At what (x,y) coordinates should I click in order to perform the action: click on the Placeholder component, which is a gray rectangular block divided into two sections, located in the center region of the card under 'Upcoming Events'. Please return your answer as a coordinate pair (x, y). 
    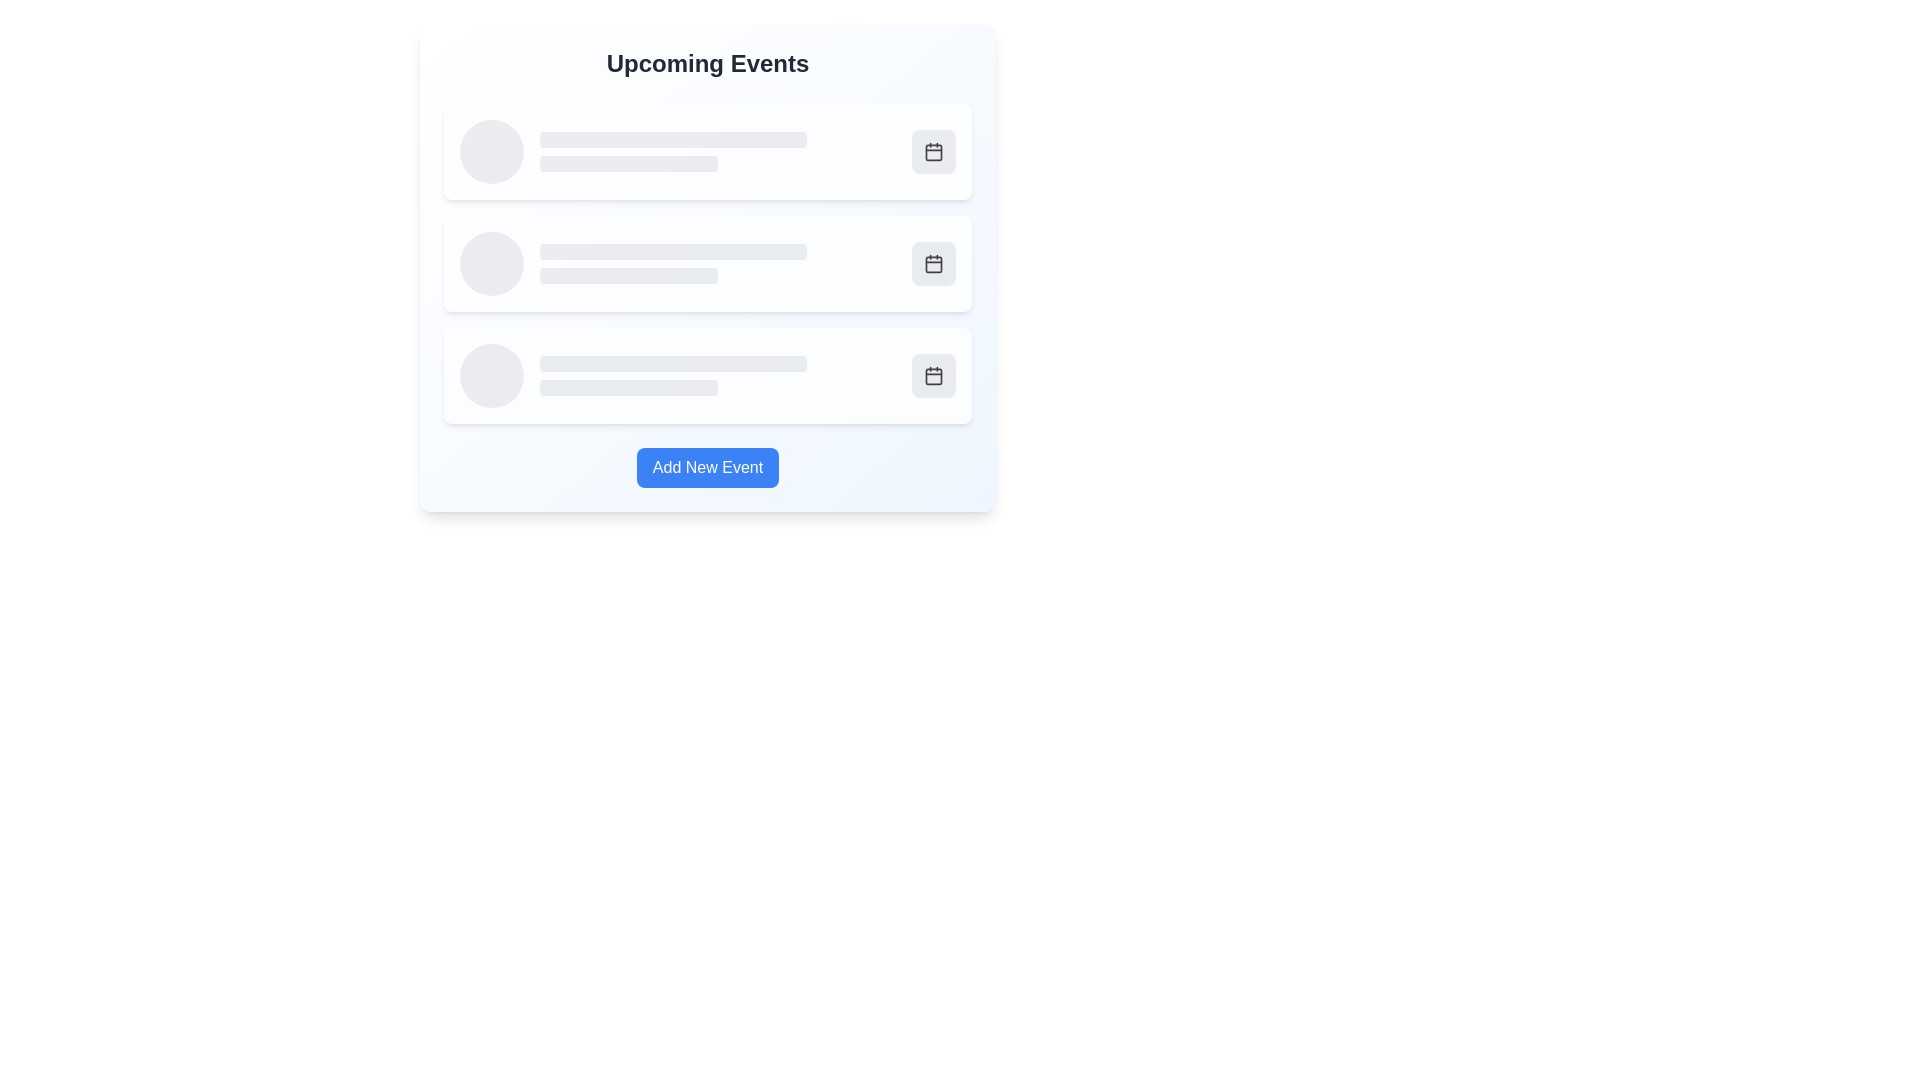
    Looking at the image, I should click on (718, 262).